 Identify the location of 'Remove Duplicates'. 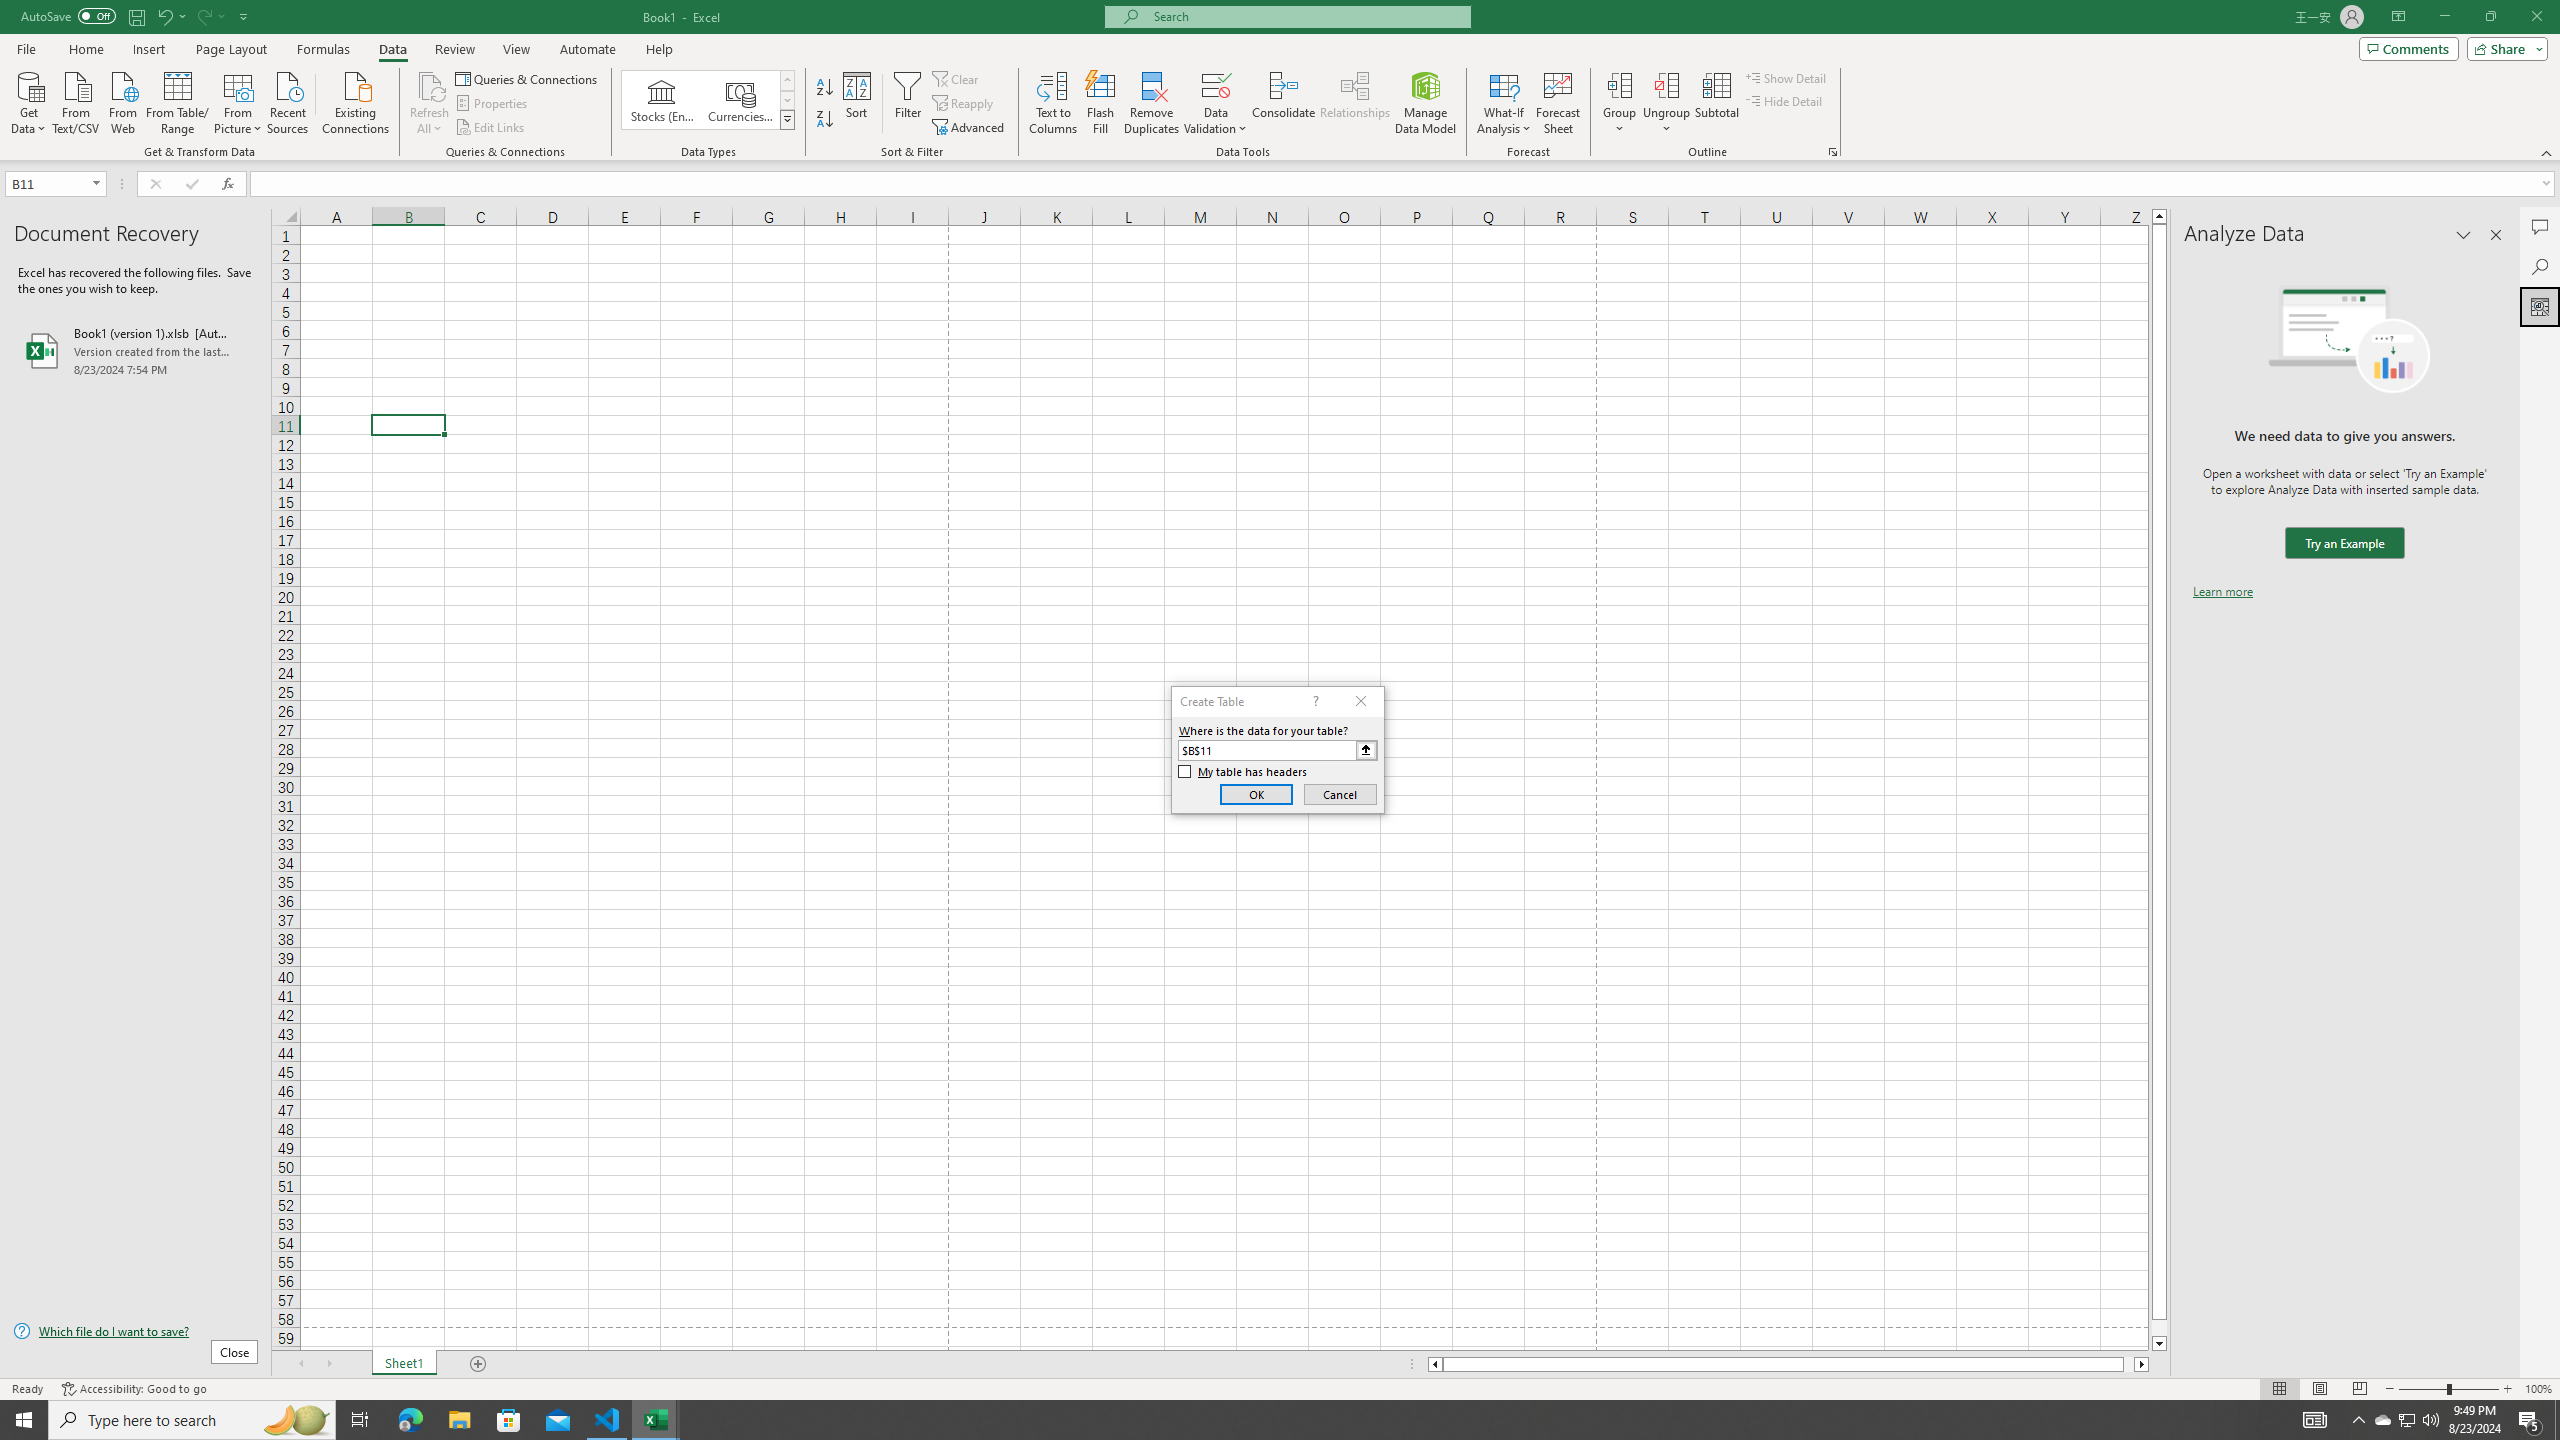
(1151, 103).